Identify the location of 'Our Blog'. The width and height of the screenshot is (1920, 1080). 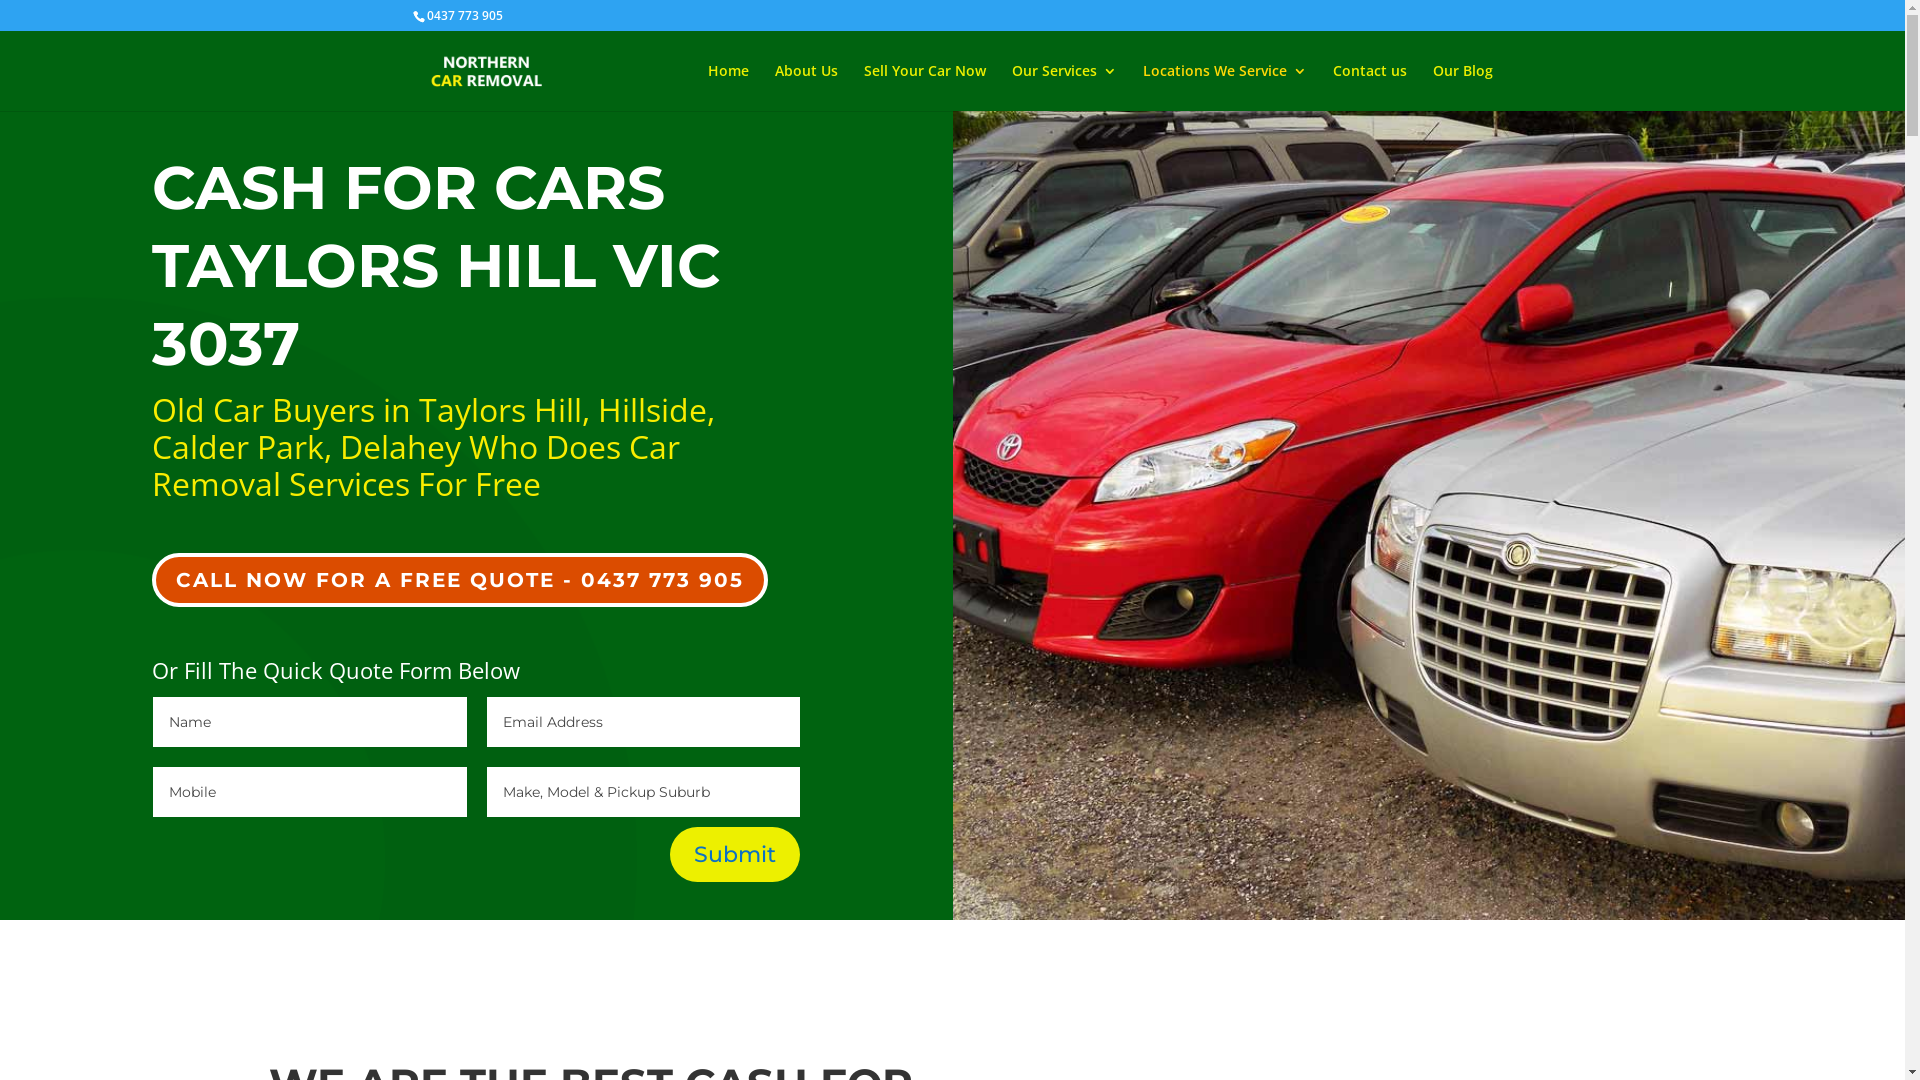
(1462, 86).